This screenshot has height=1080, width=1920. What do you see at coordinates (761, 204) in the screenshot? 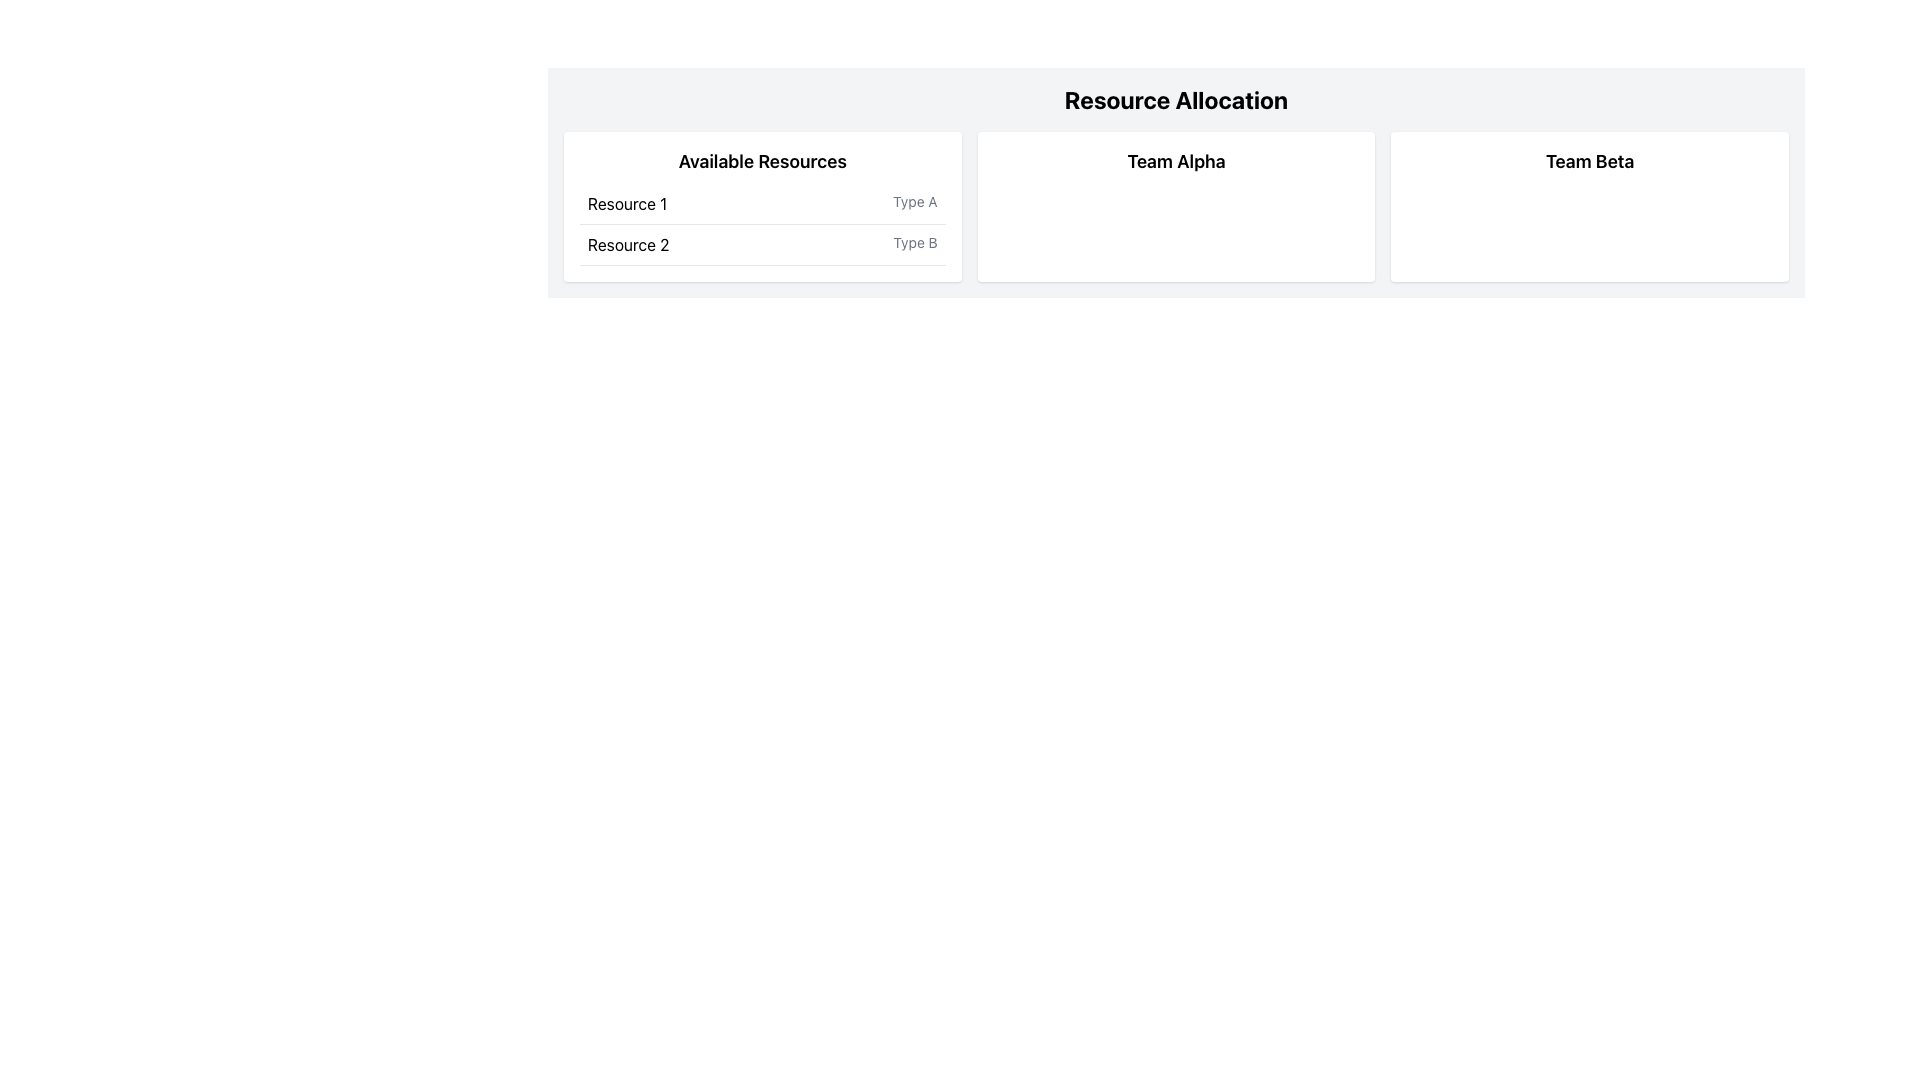
I see `the top row of the 'Available Resources' table that contains information about 'Resource 1' of 'Type A'` at bounding box center [761, 204].